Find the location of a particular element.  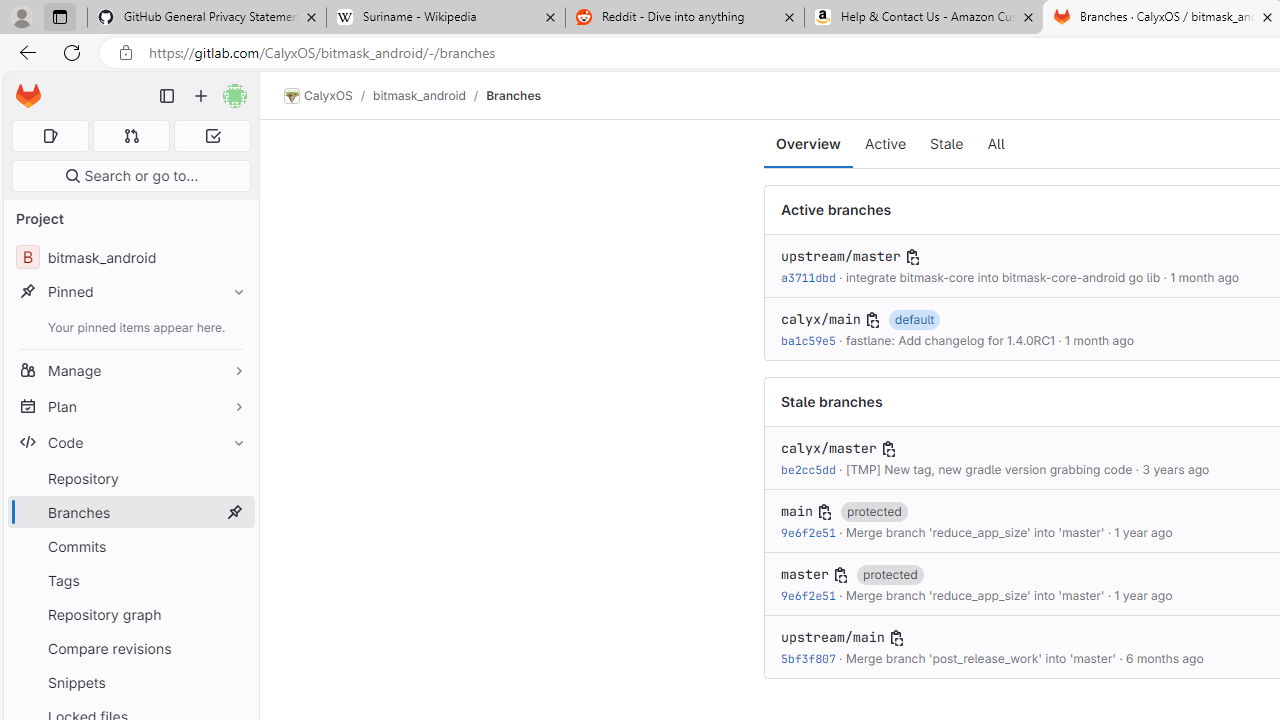

'CalyxOS' is located at coordinates (317, 96).